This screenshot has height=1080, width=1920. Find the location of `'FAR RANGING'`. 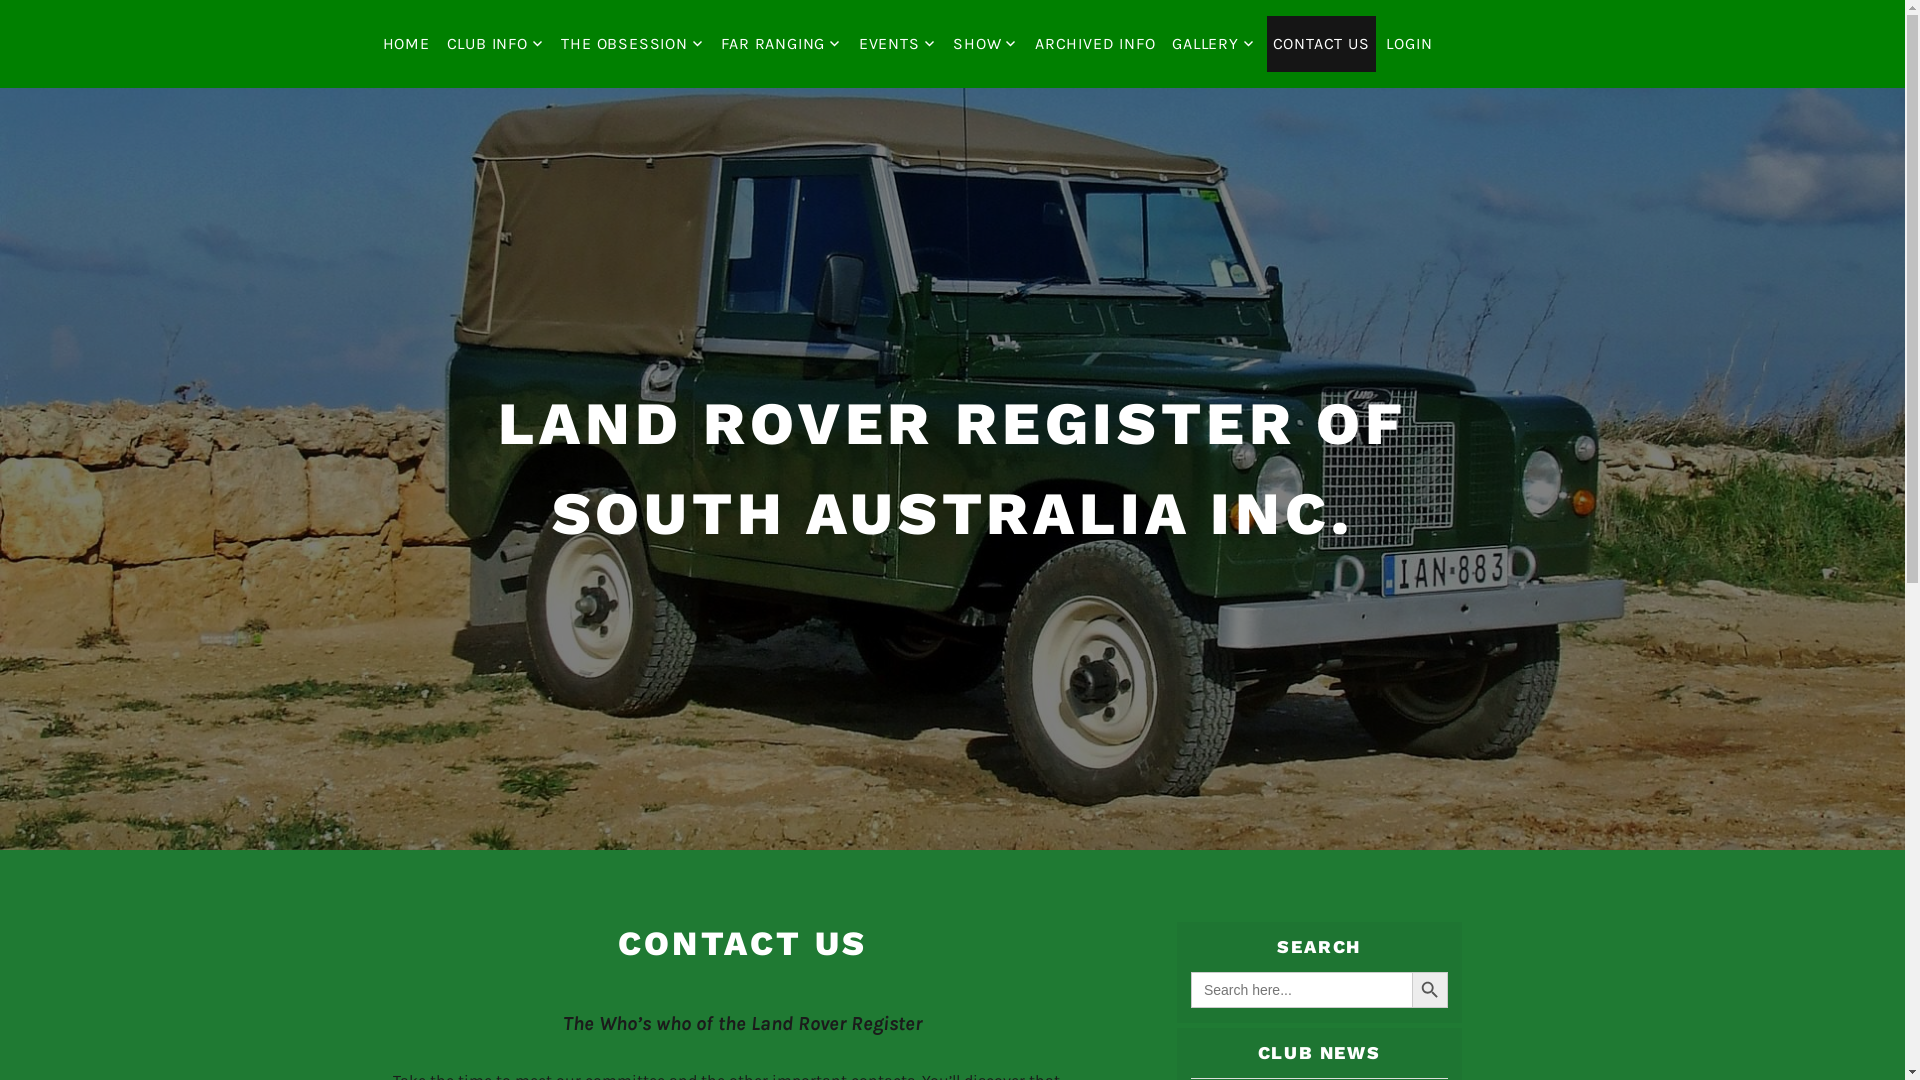

'FAR RANGING' is located at coordinates (780, 43).